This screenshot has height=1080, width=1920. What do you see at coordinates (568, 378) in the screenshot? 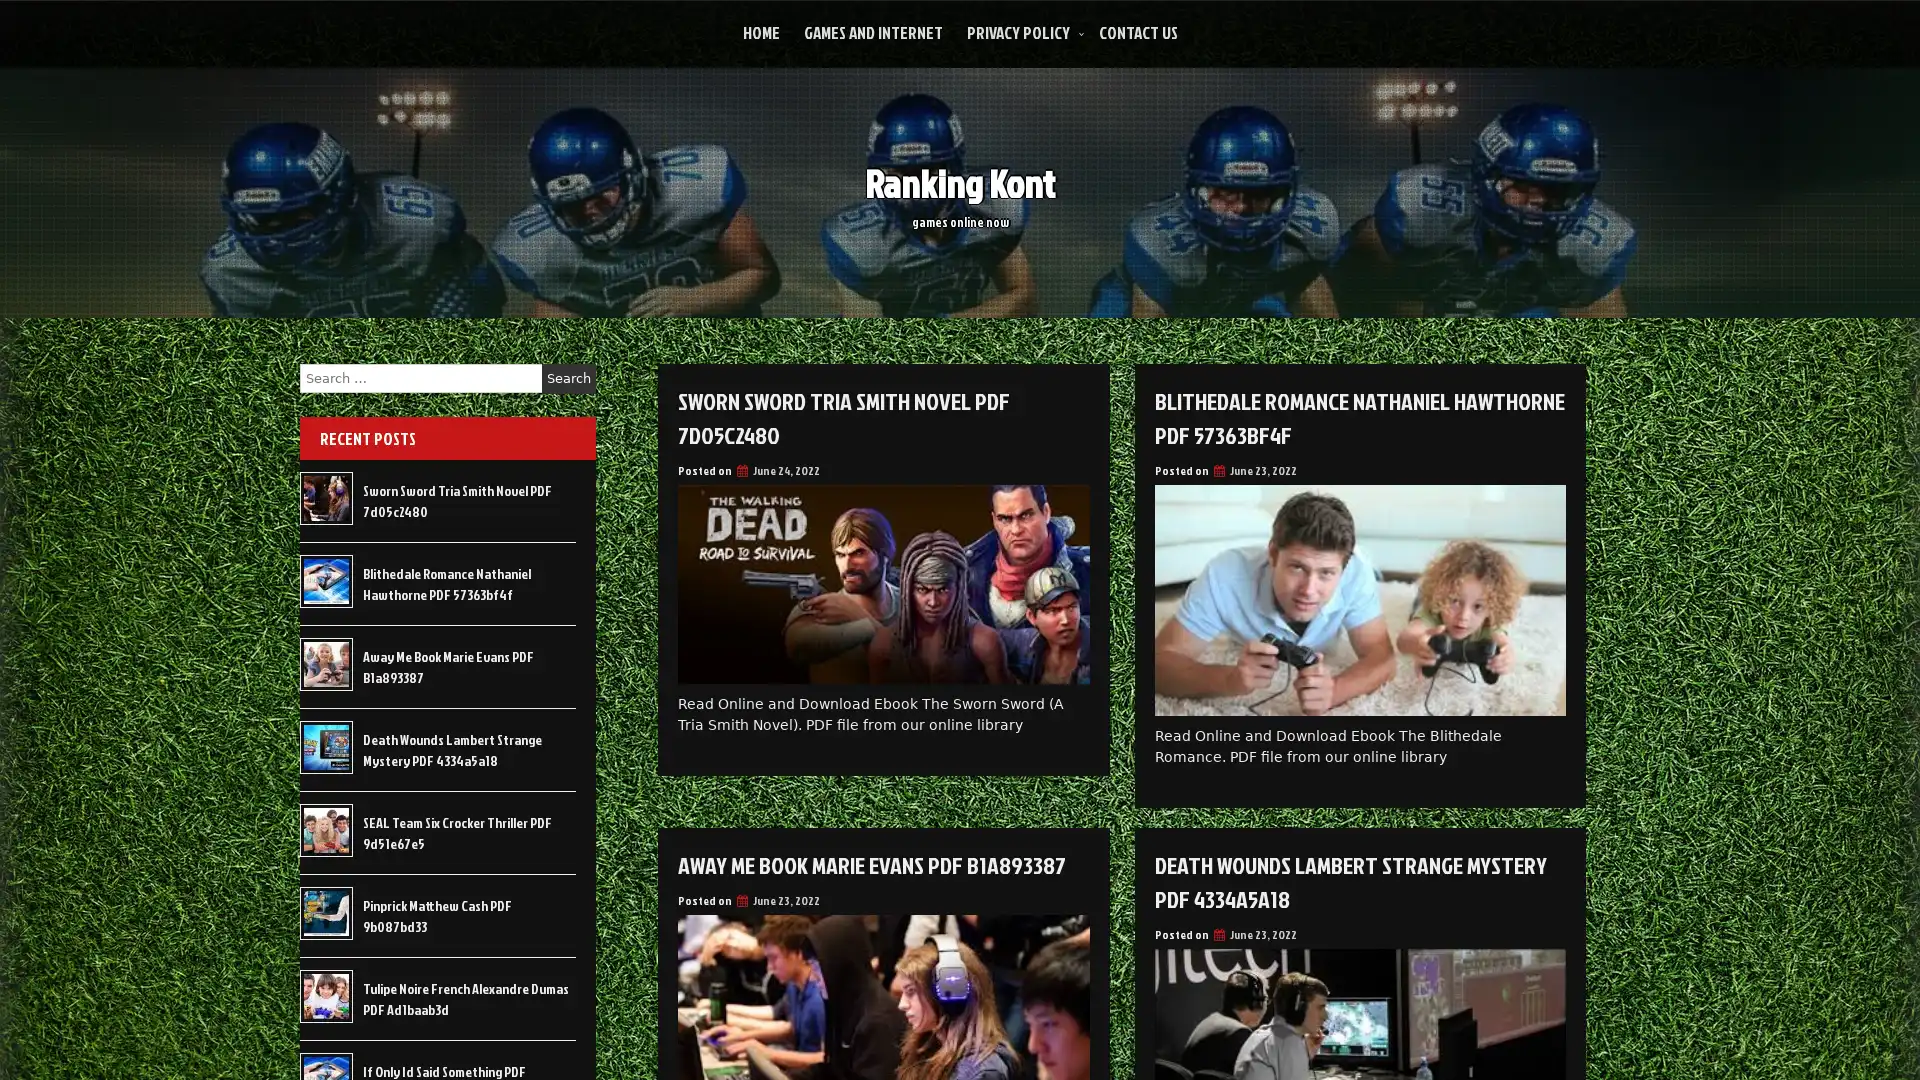
I see `Search` at bounding box center [568, 378].